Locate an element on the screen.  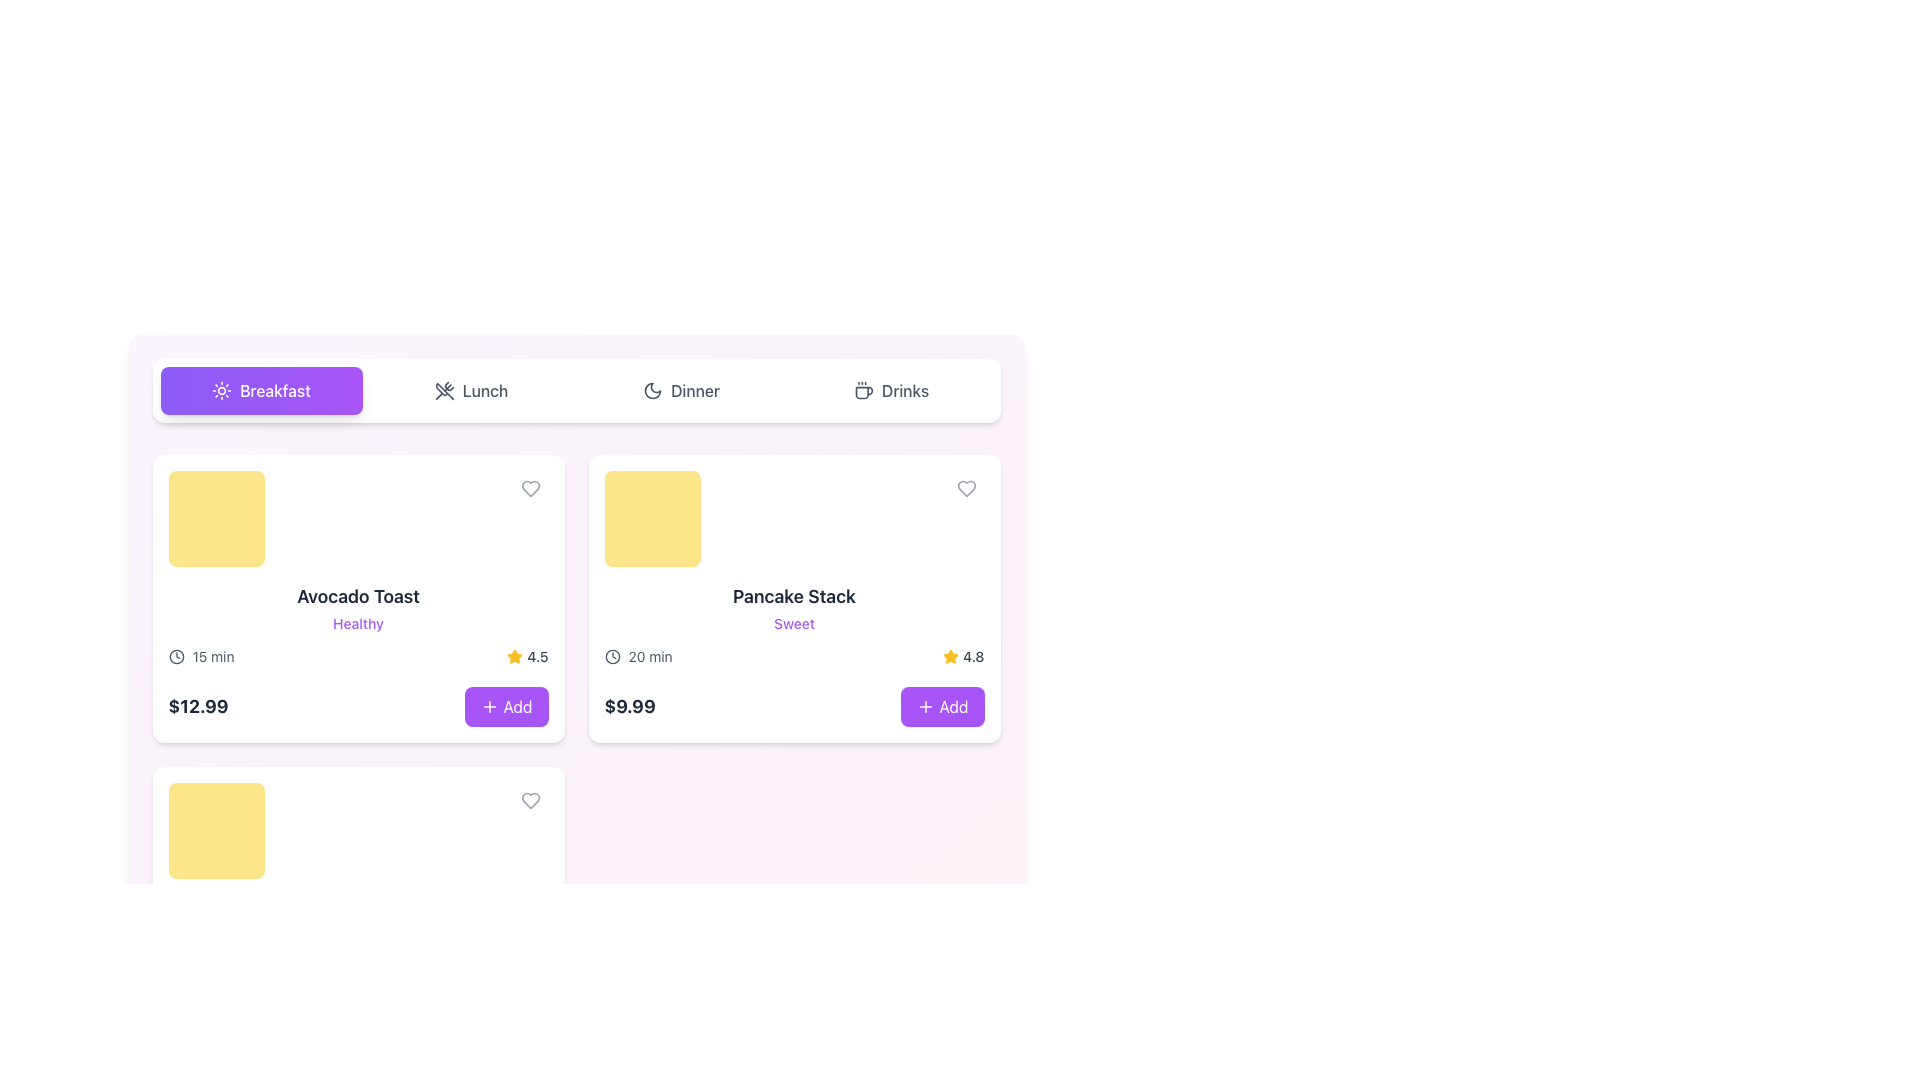
the 'Drinks' category text label located on the far right of the top navigation bar is located at coordinates (904, 390).